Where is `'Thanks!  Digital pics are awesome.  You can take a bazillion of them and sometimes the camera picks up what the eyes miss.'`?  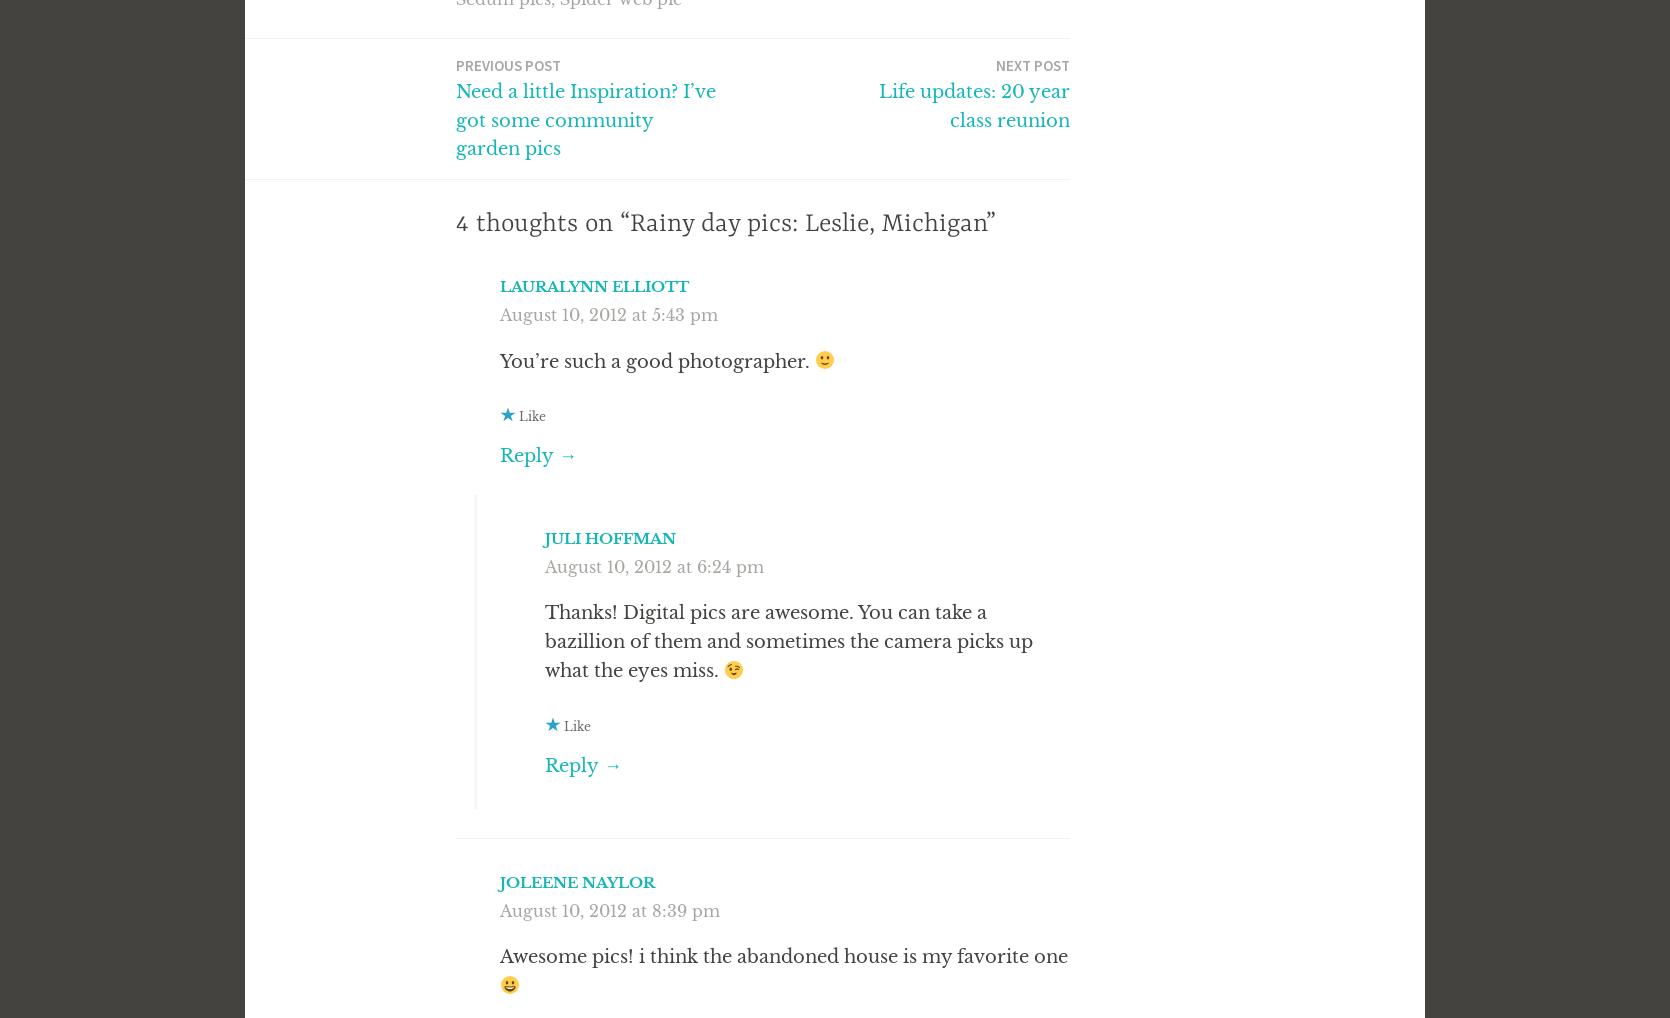
'Thanks!  Digital pics are awesome.  You can take a bazillion of them and sometimes the camera picks up what the eyes miss.' is located at coordinates (788, 640).